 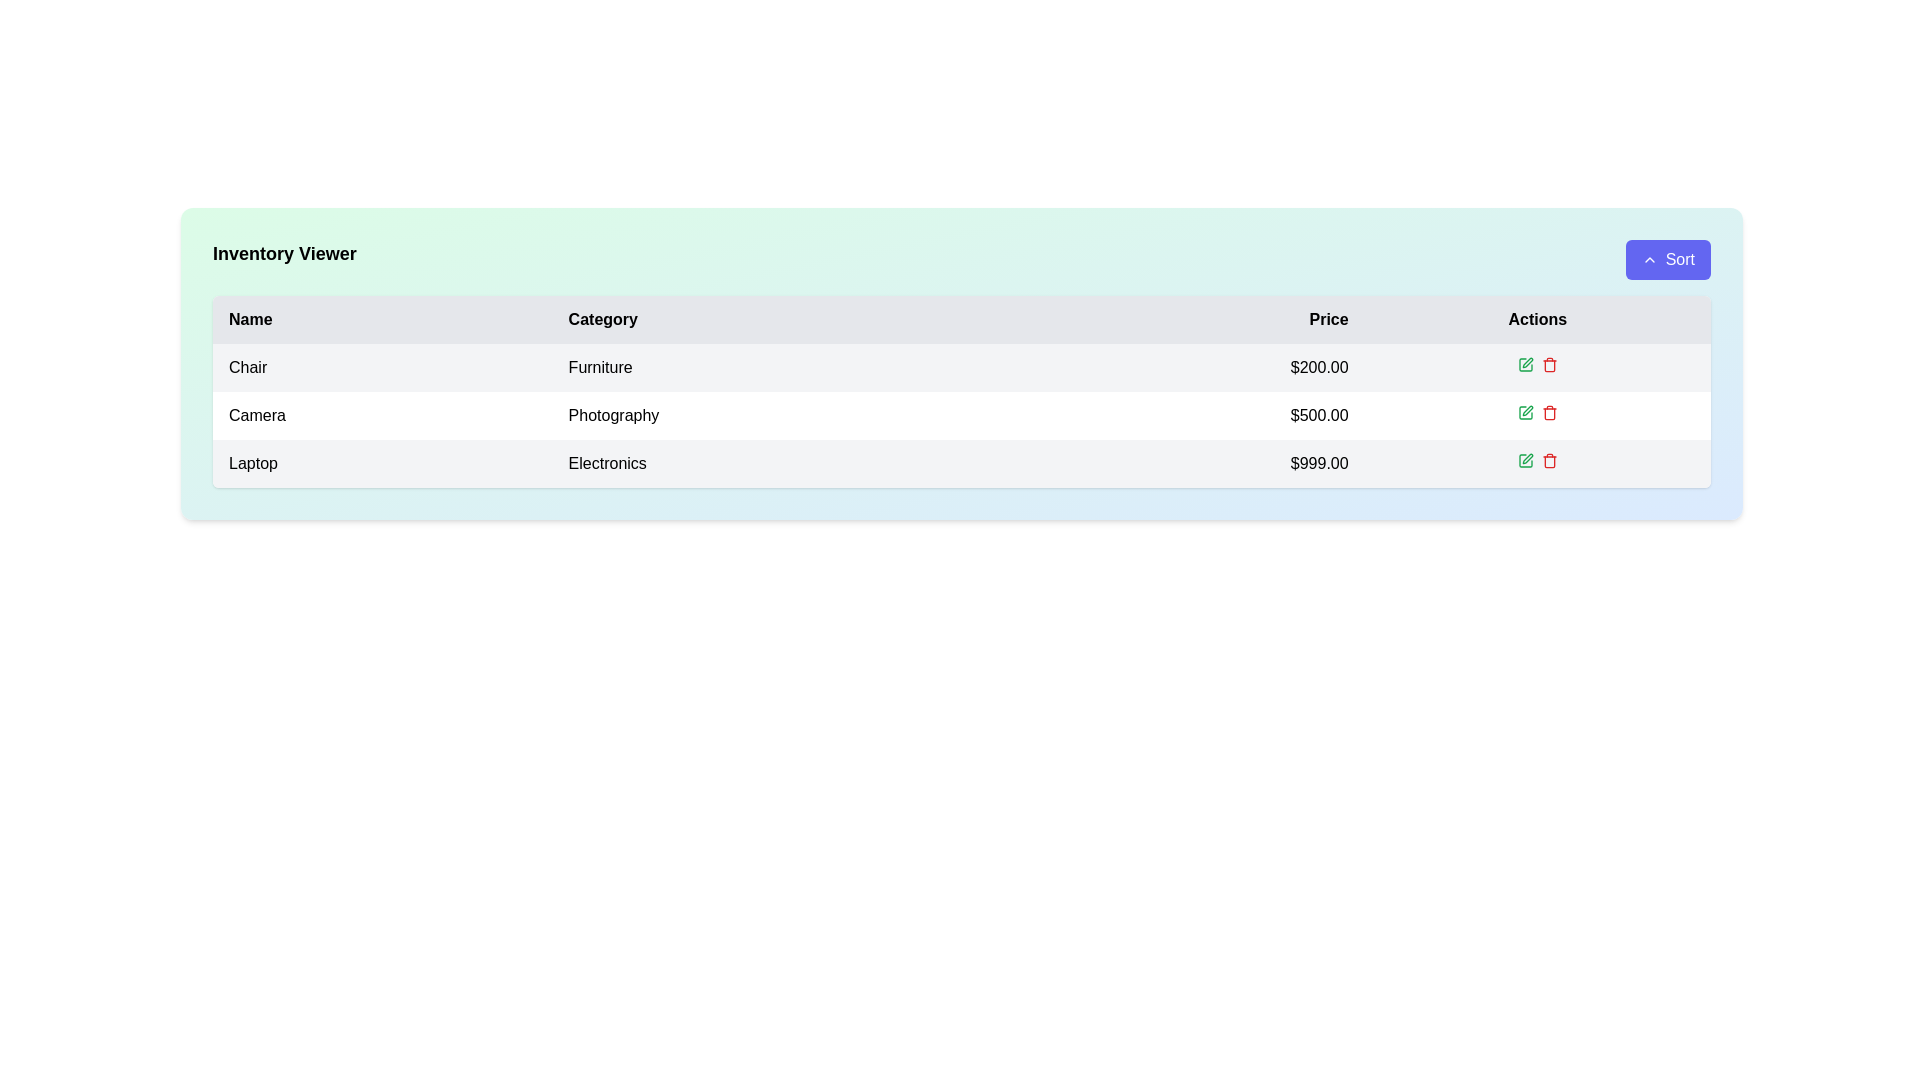 What do you see at coordinates (1524, 411) in the screenshot?
I see `the edit icon located to the right of the second row in the 'Actions' column of the table` at bounding box center [1524, 411].